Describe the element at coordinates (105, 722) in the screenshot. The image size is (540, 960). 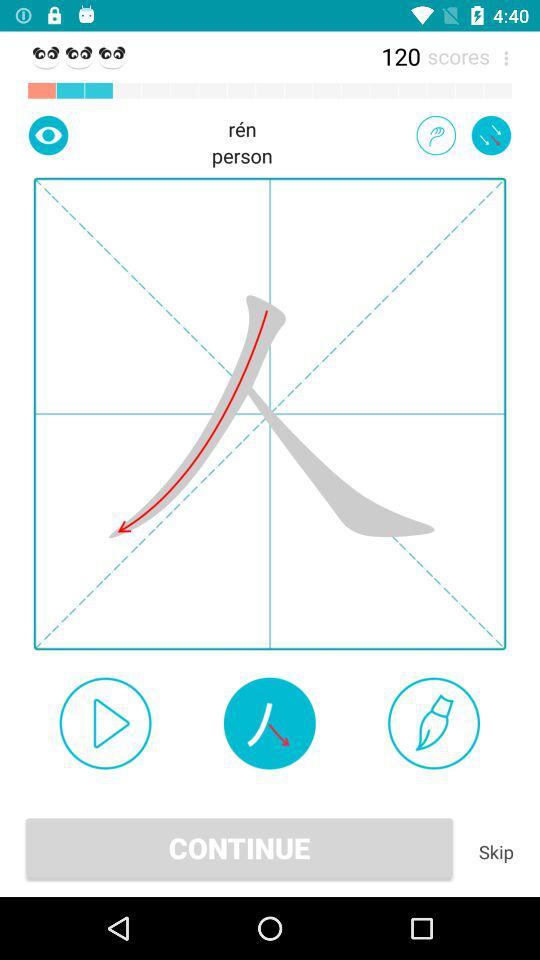
I see `confirm` at that location.